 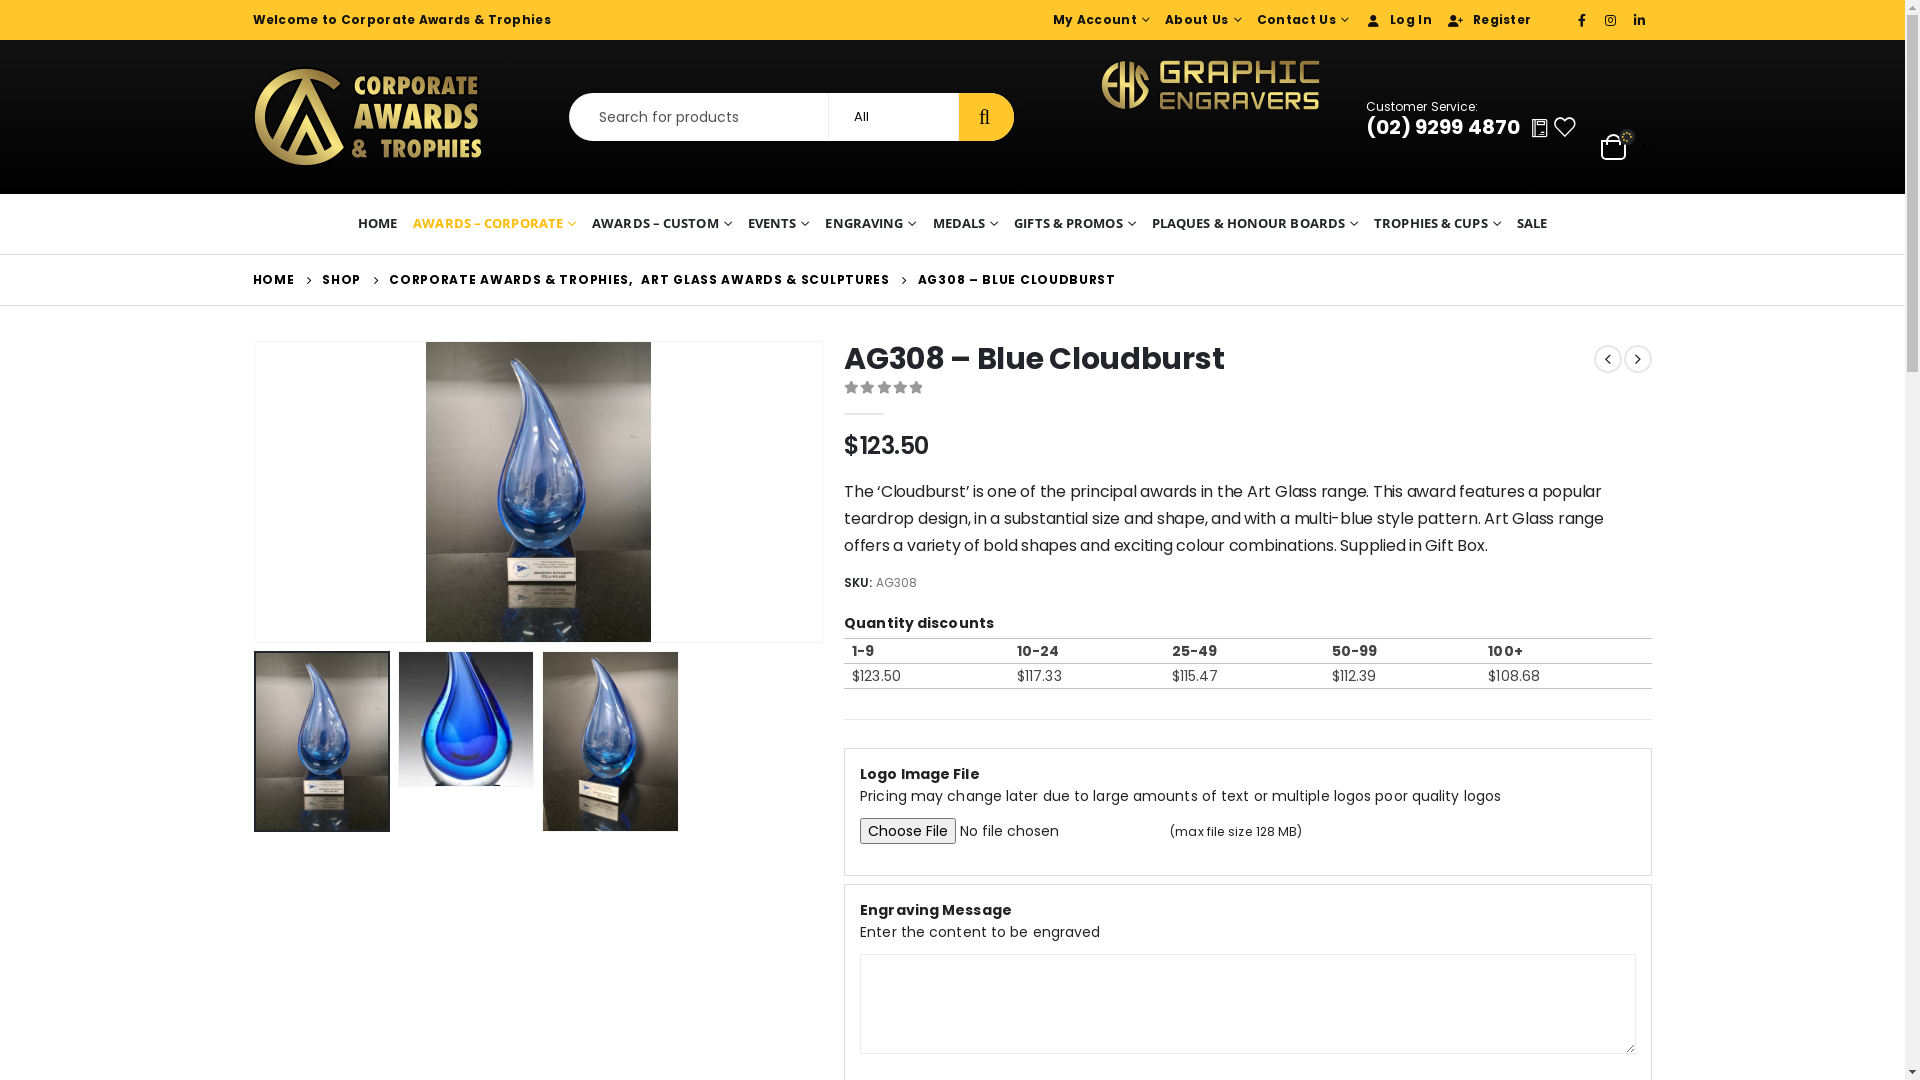 I want to click on 'PLAQUES & HONOUR BOARDS', so click(x=1253, y=223).